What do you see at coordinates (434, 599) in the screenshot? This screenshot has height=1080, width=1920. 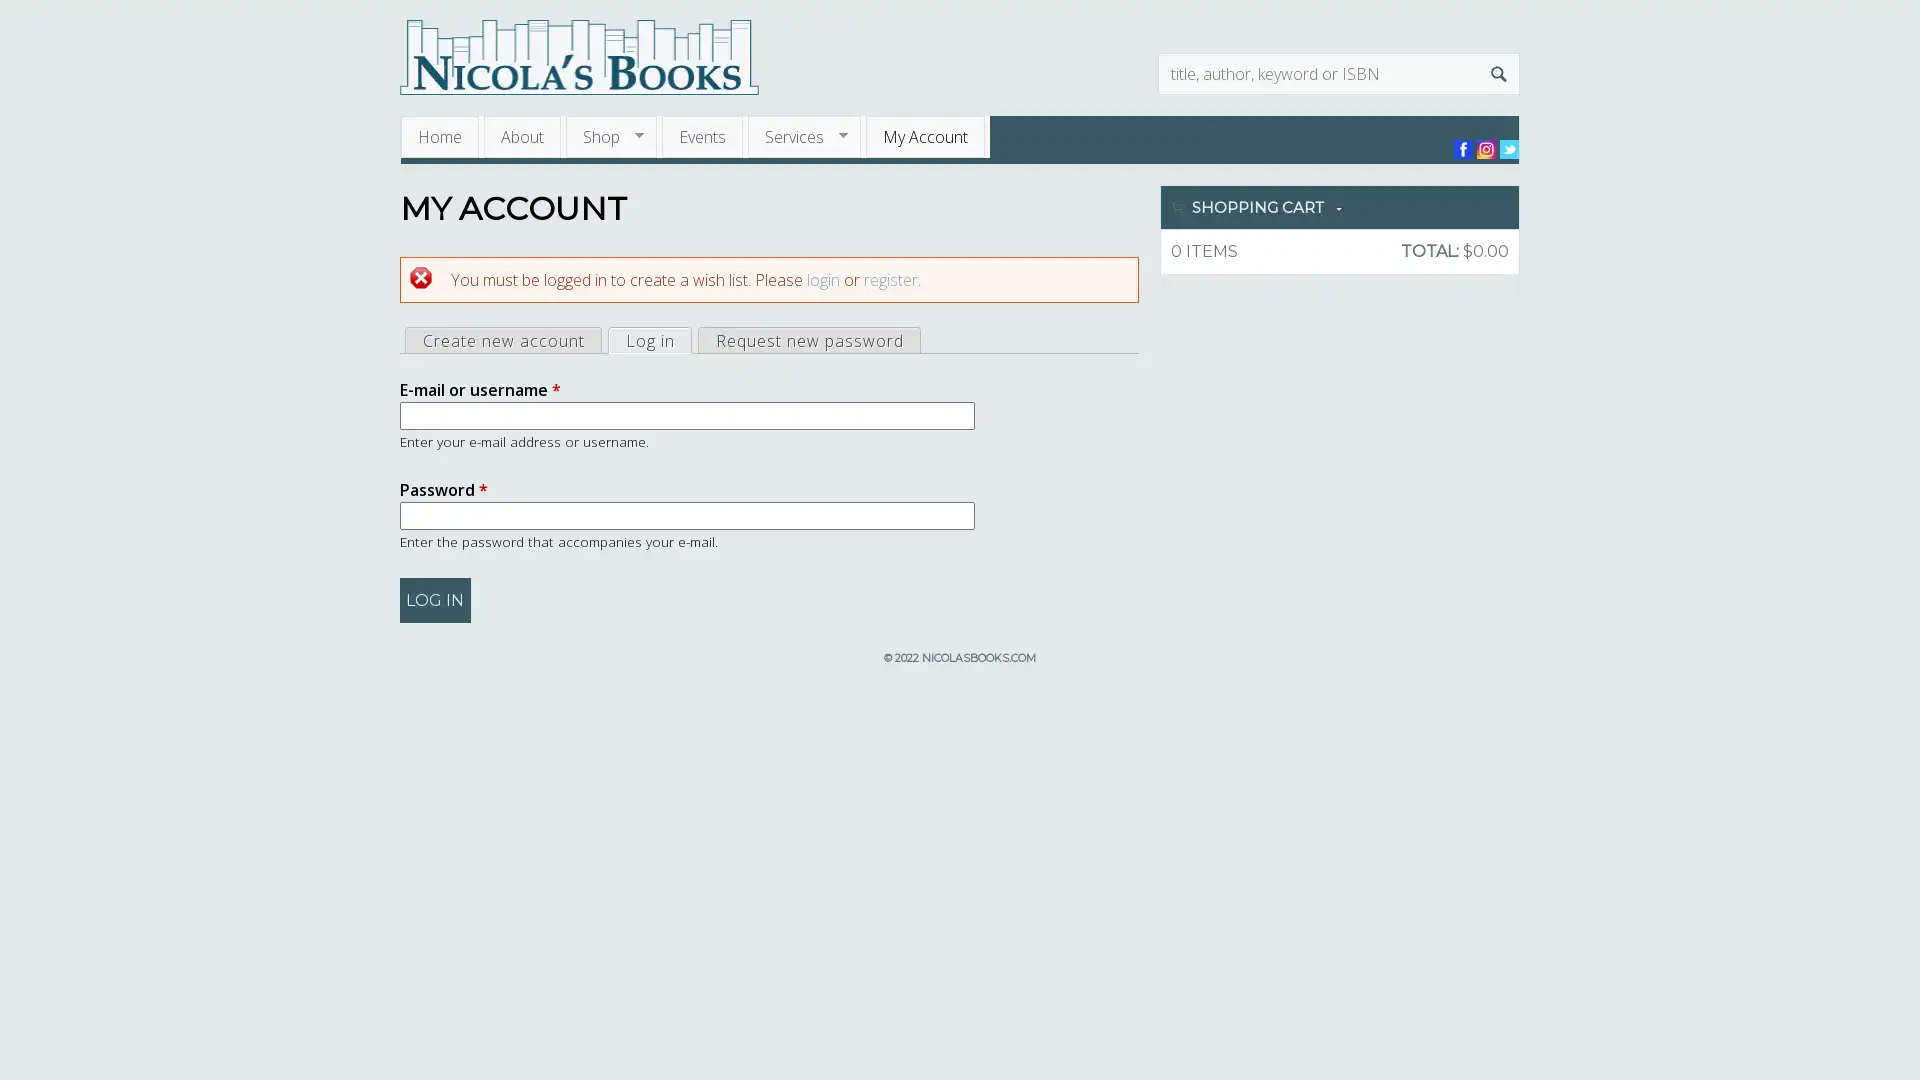 I see `Log in` at bounding box center [434, 599].